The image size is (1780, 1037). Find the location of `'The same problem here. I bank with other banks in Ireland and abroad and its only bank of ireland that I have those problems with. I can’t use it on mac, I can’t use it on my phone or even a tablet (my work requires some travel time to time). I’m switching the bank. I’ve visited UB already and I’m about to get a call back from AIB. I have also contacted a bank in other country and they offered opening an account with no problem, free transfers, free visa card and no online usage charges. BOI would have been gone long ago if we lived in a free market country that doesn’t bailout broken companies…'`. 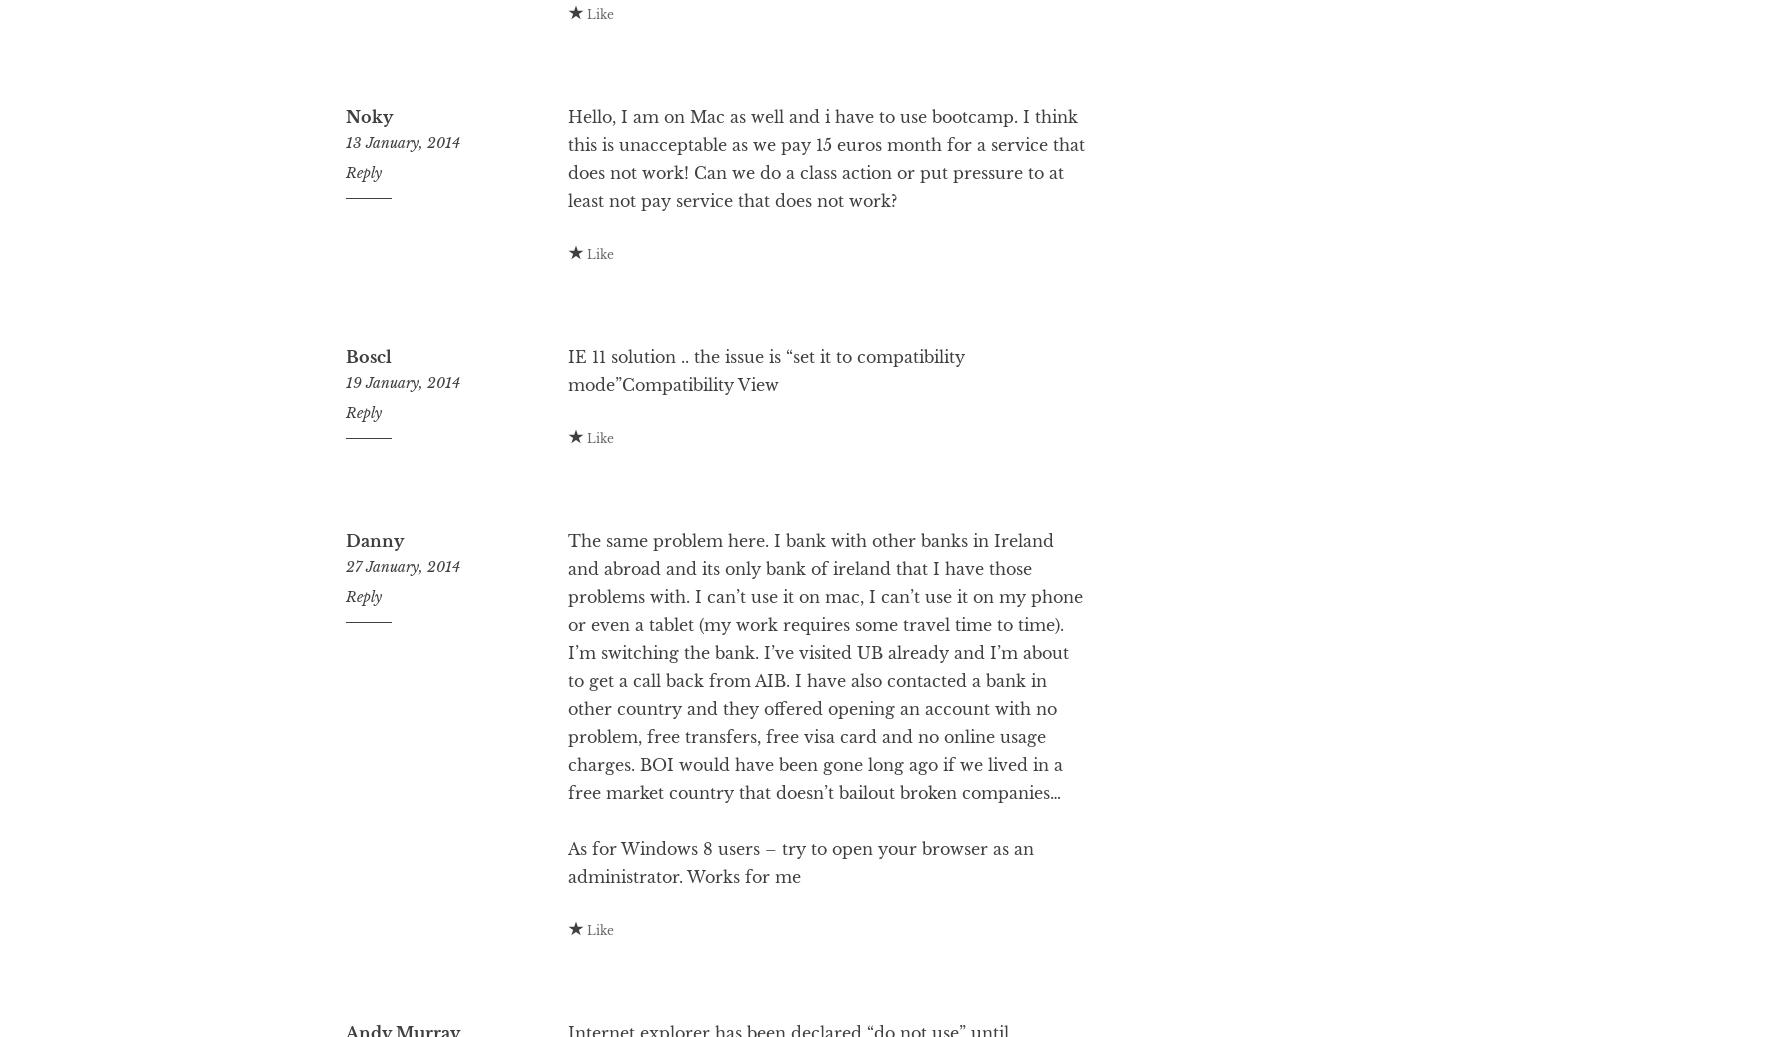

'The same problem here. I bank with other banks in Ireland and abroad and its only bank of ireland that I have those problems with. I can’t use it on mac, I can’t use it on my phone or even a tablet (my work requires some travel time to time). I’m switching the bank. I’ve visited UB already and I’m about to get a call back from AIB. I have also contacted a bank in other country and they offered opening an account with no problem, free transfers, free visa card and no online usage charges. BOI would have been gone long ago if we lived in a free market country that doesn’t bailout broken companies…' is located at coordinates (823, 746).